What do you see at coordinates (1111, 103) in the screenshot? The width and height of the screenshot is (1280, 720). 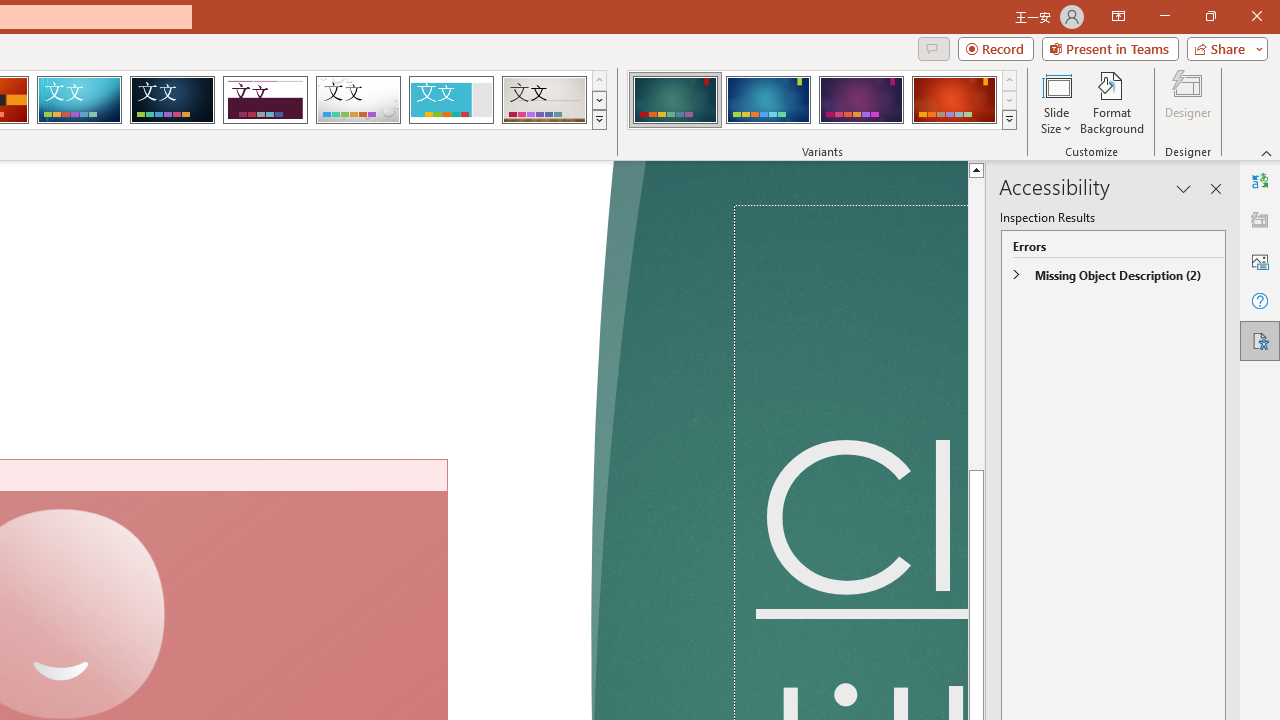 I see `'Format Background'` at bounding box center [1111, 103].